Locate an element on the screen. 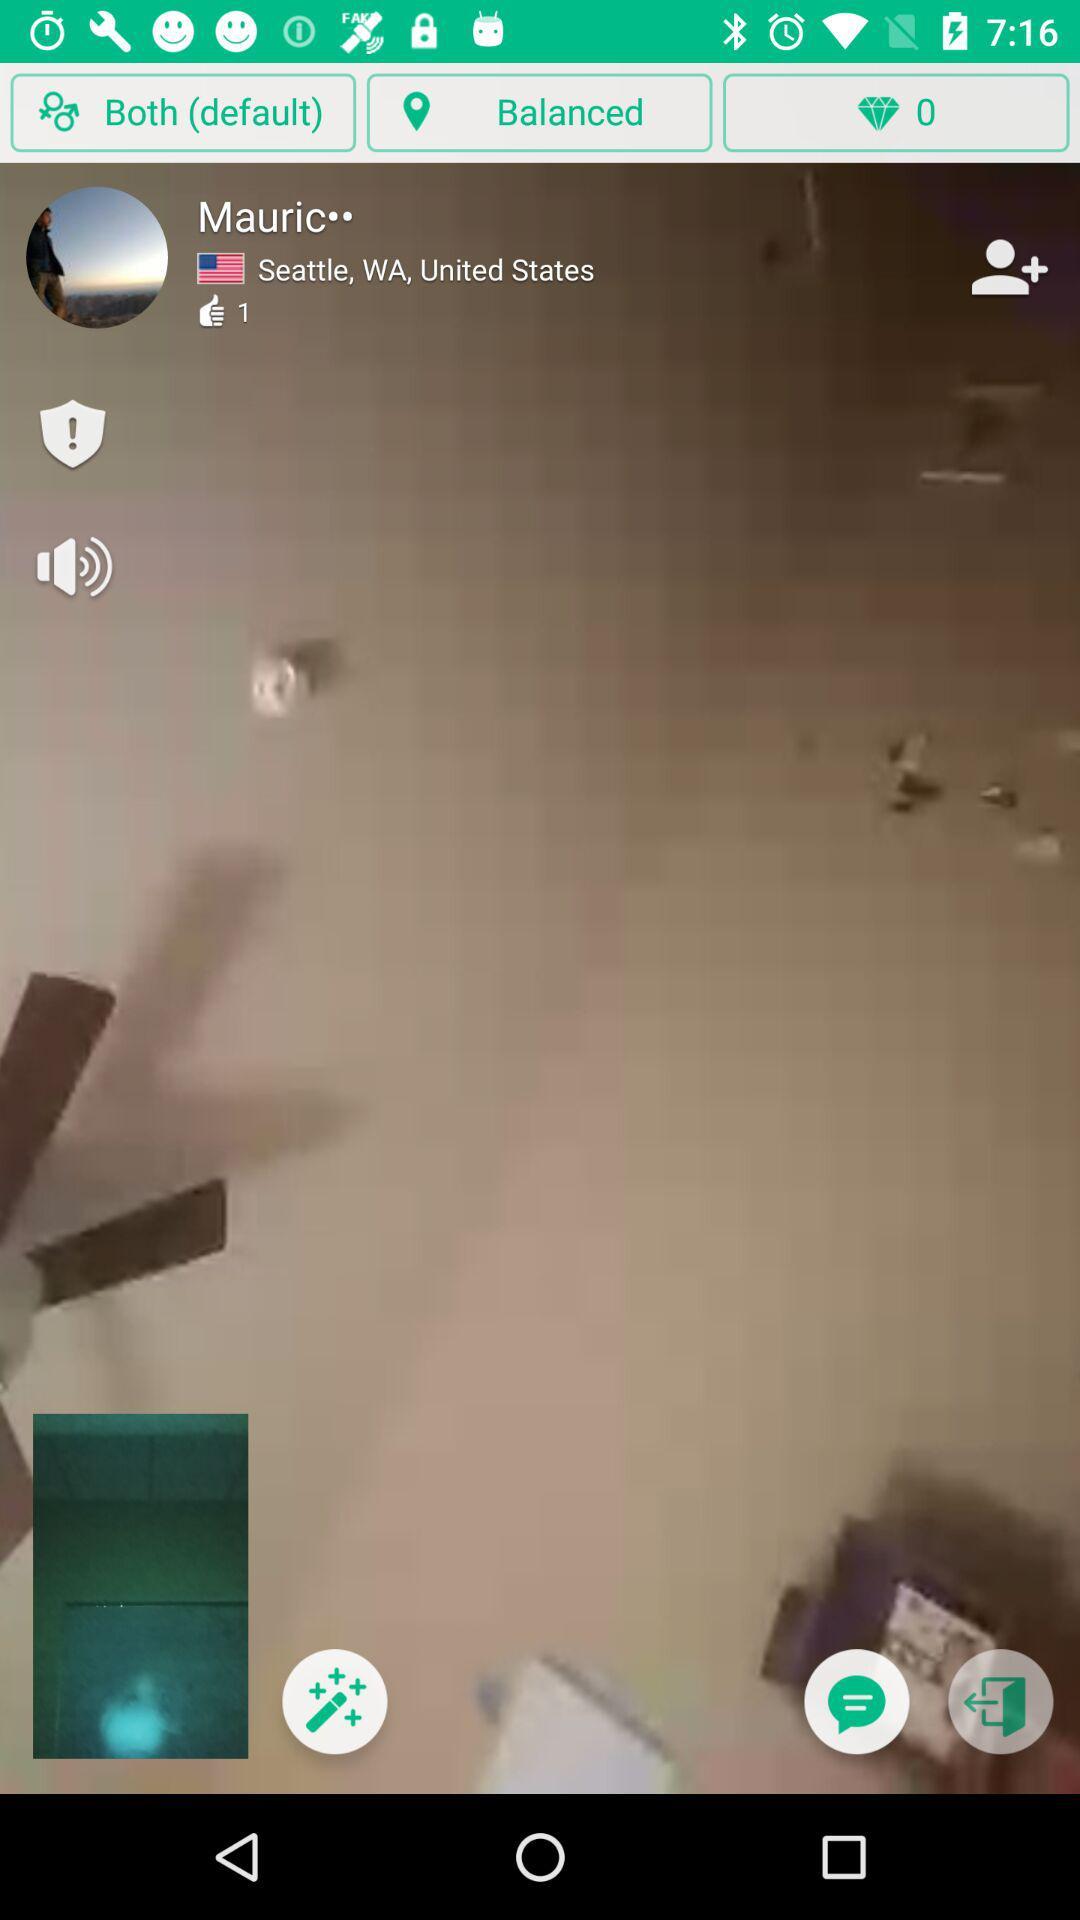 The width and height of the screenshot is (1080, 1920). the volume icon is located at coordinates (71, 565).